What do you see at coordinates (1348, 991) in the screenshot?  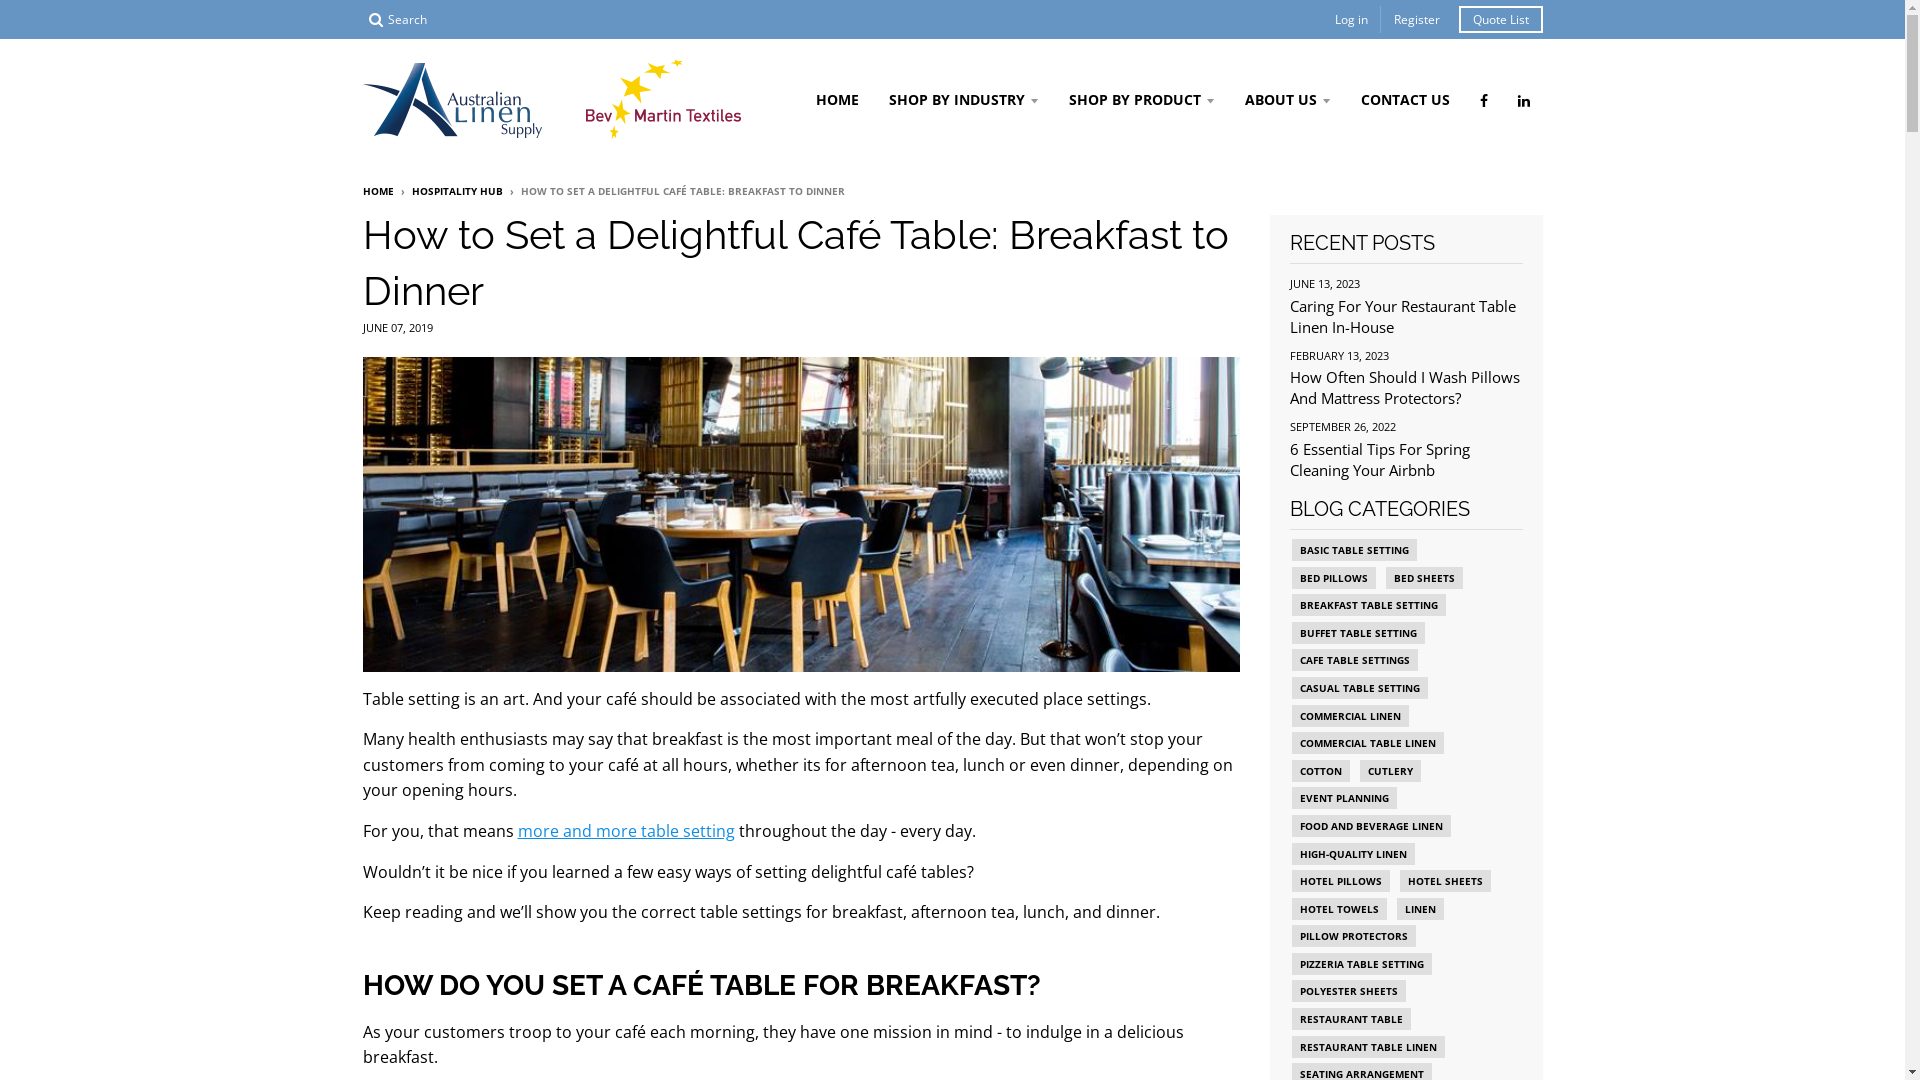 I see `'POLYESTER SHEETS'` at bounding box center [1348, 991].